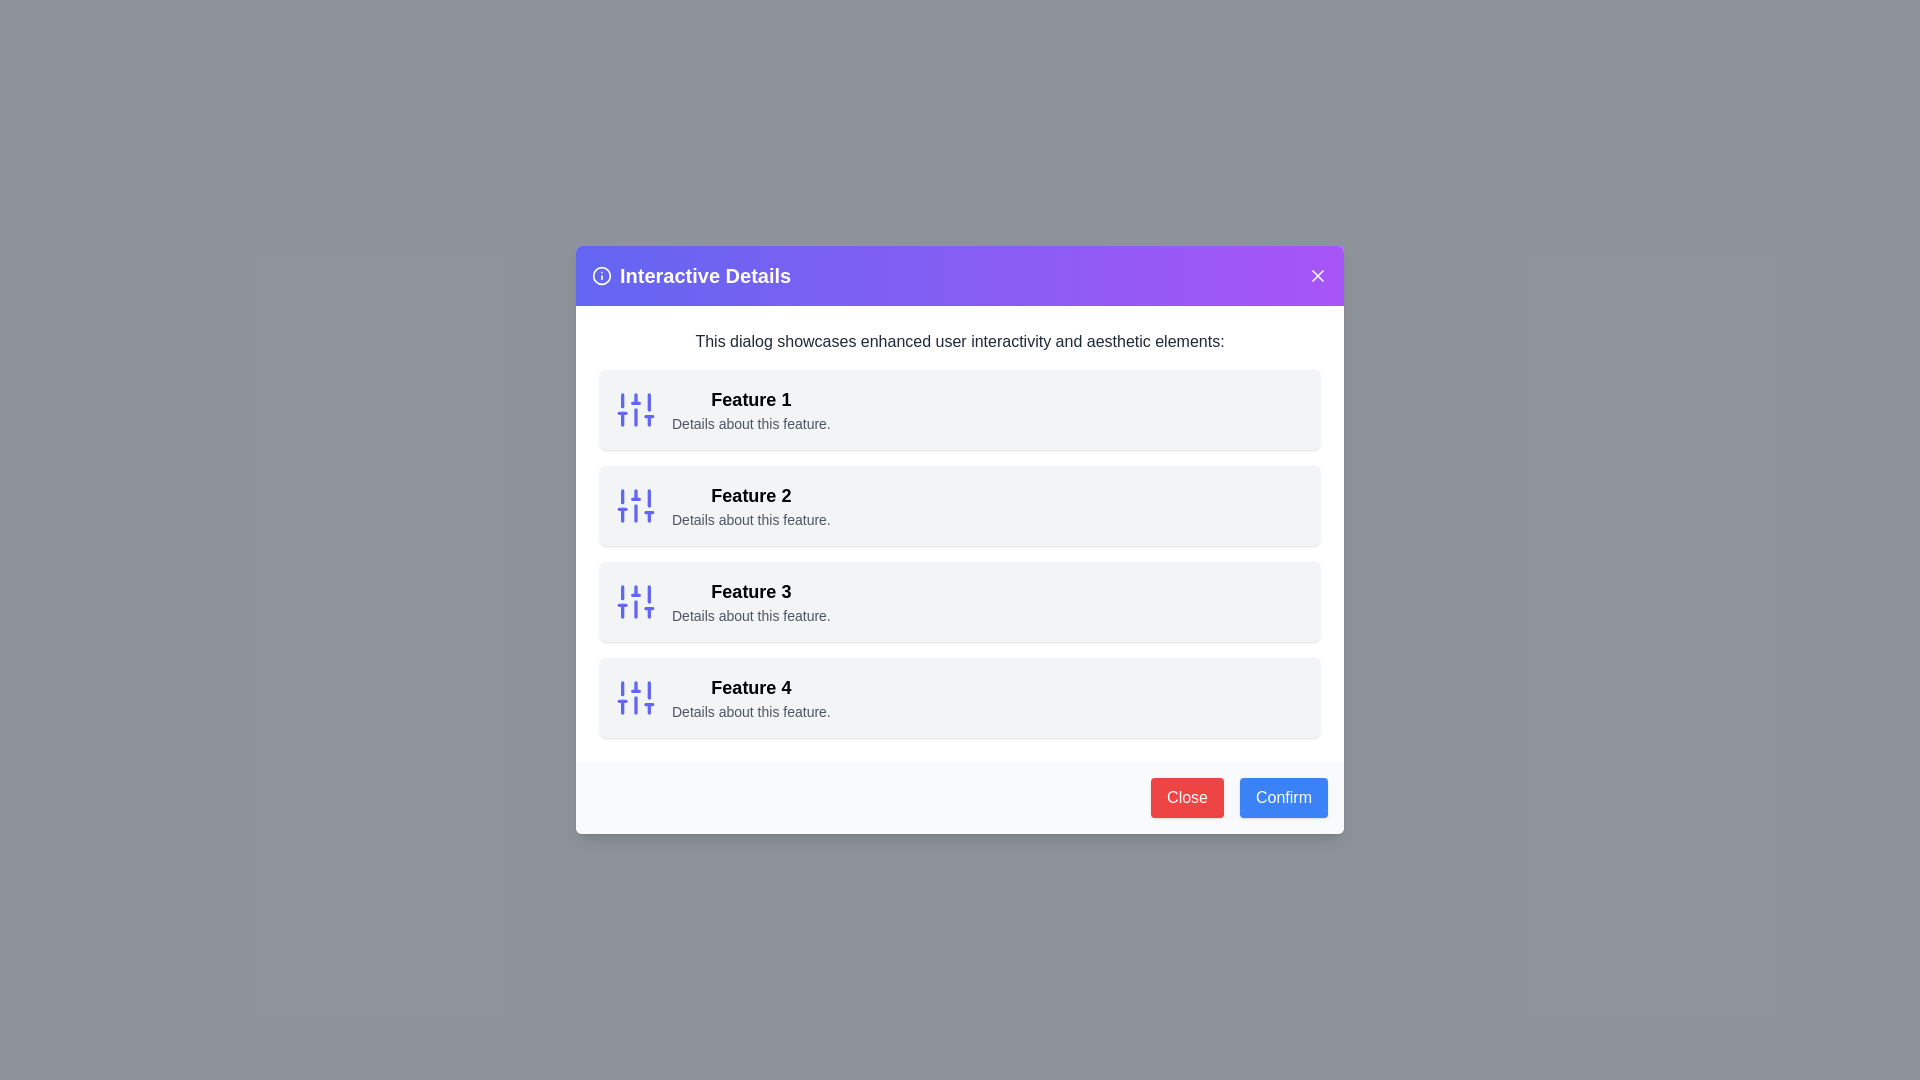 This screenshot has width=1920, height=1080. What do you see at coordinates (1283, 797) in the screenshot?
I see `the 'Confirm' button in the footer of the dialog` at bounding box center [1283, 797].